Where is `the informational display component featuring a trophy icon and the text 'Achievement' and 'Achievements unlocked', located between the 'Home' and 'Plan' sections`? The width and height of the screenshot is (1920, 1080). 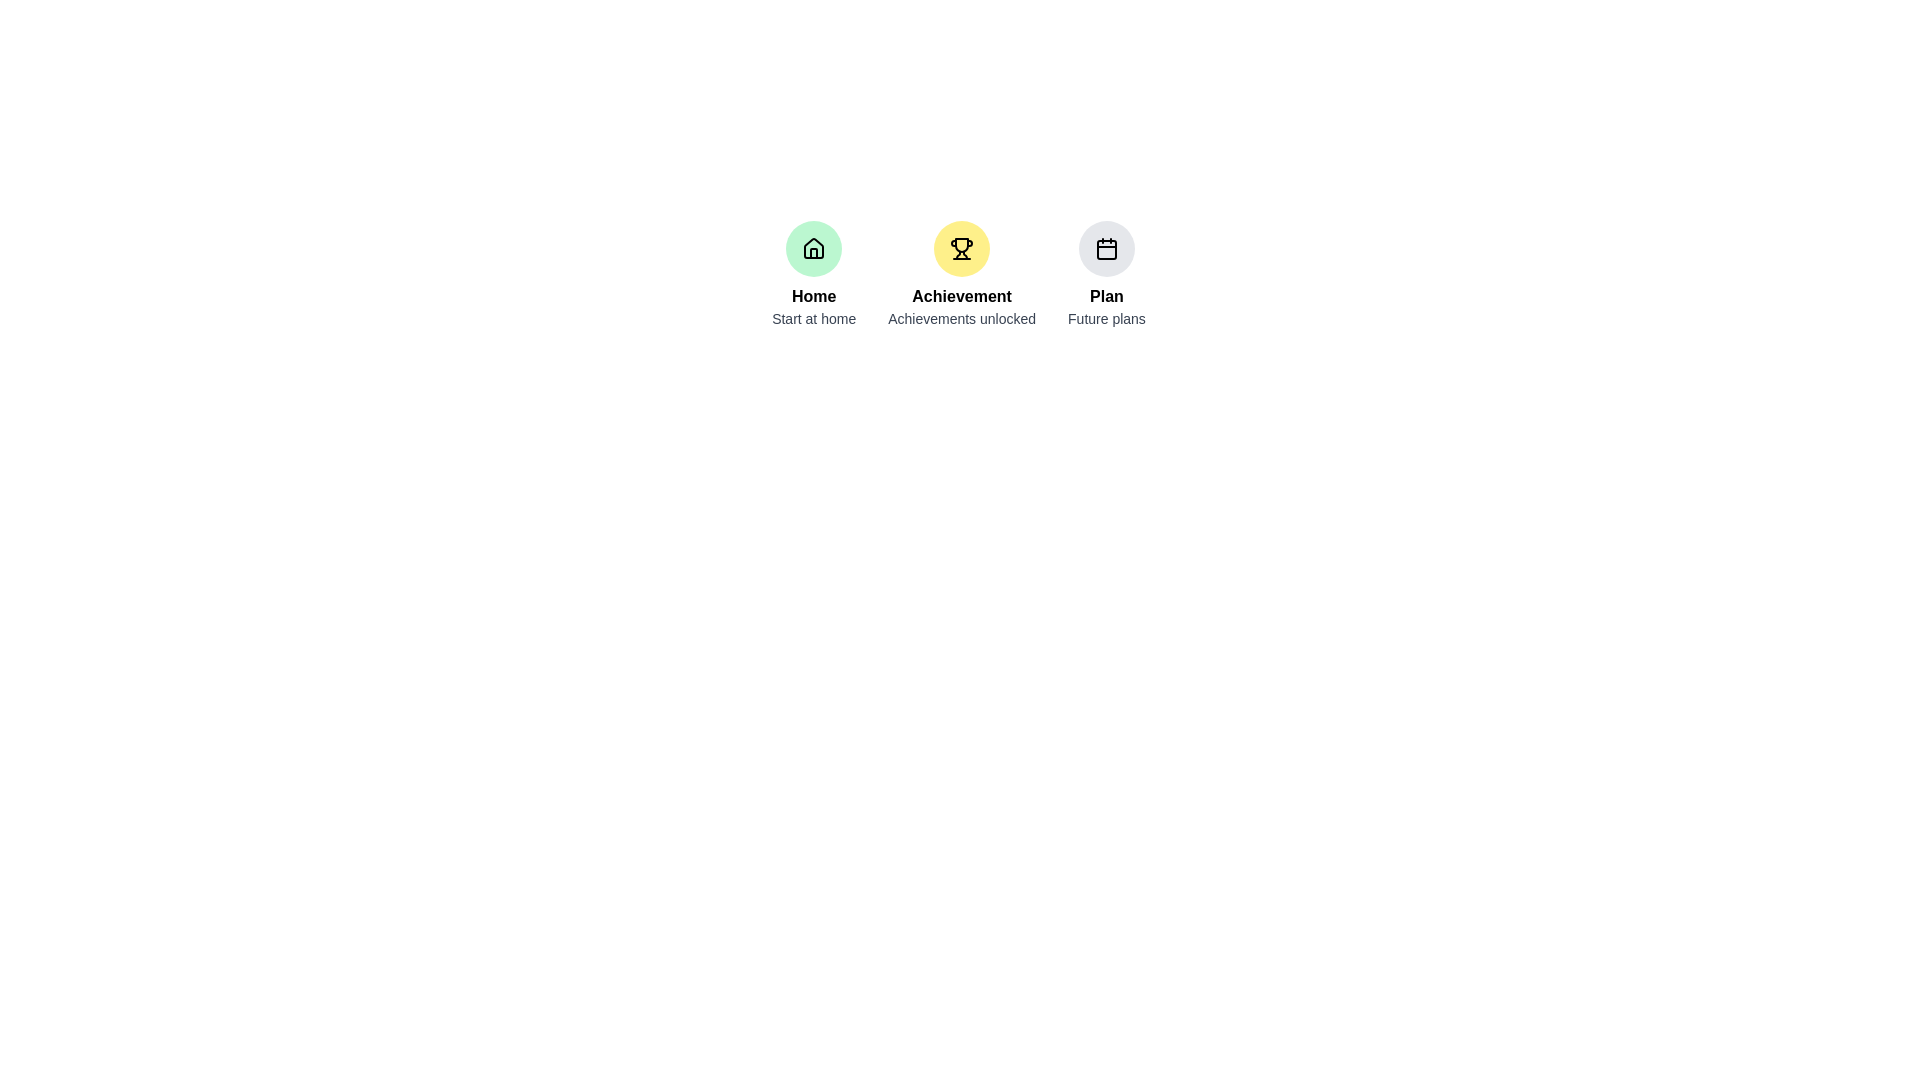 the informational display component featuring a trophy icon and the text 'Achievement' and 'Achievements unlocked', located between the 'Home' and 'Plan' sections is located at coordinates (962, 274).